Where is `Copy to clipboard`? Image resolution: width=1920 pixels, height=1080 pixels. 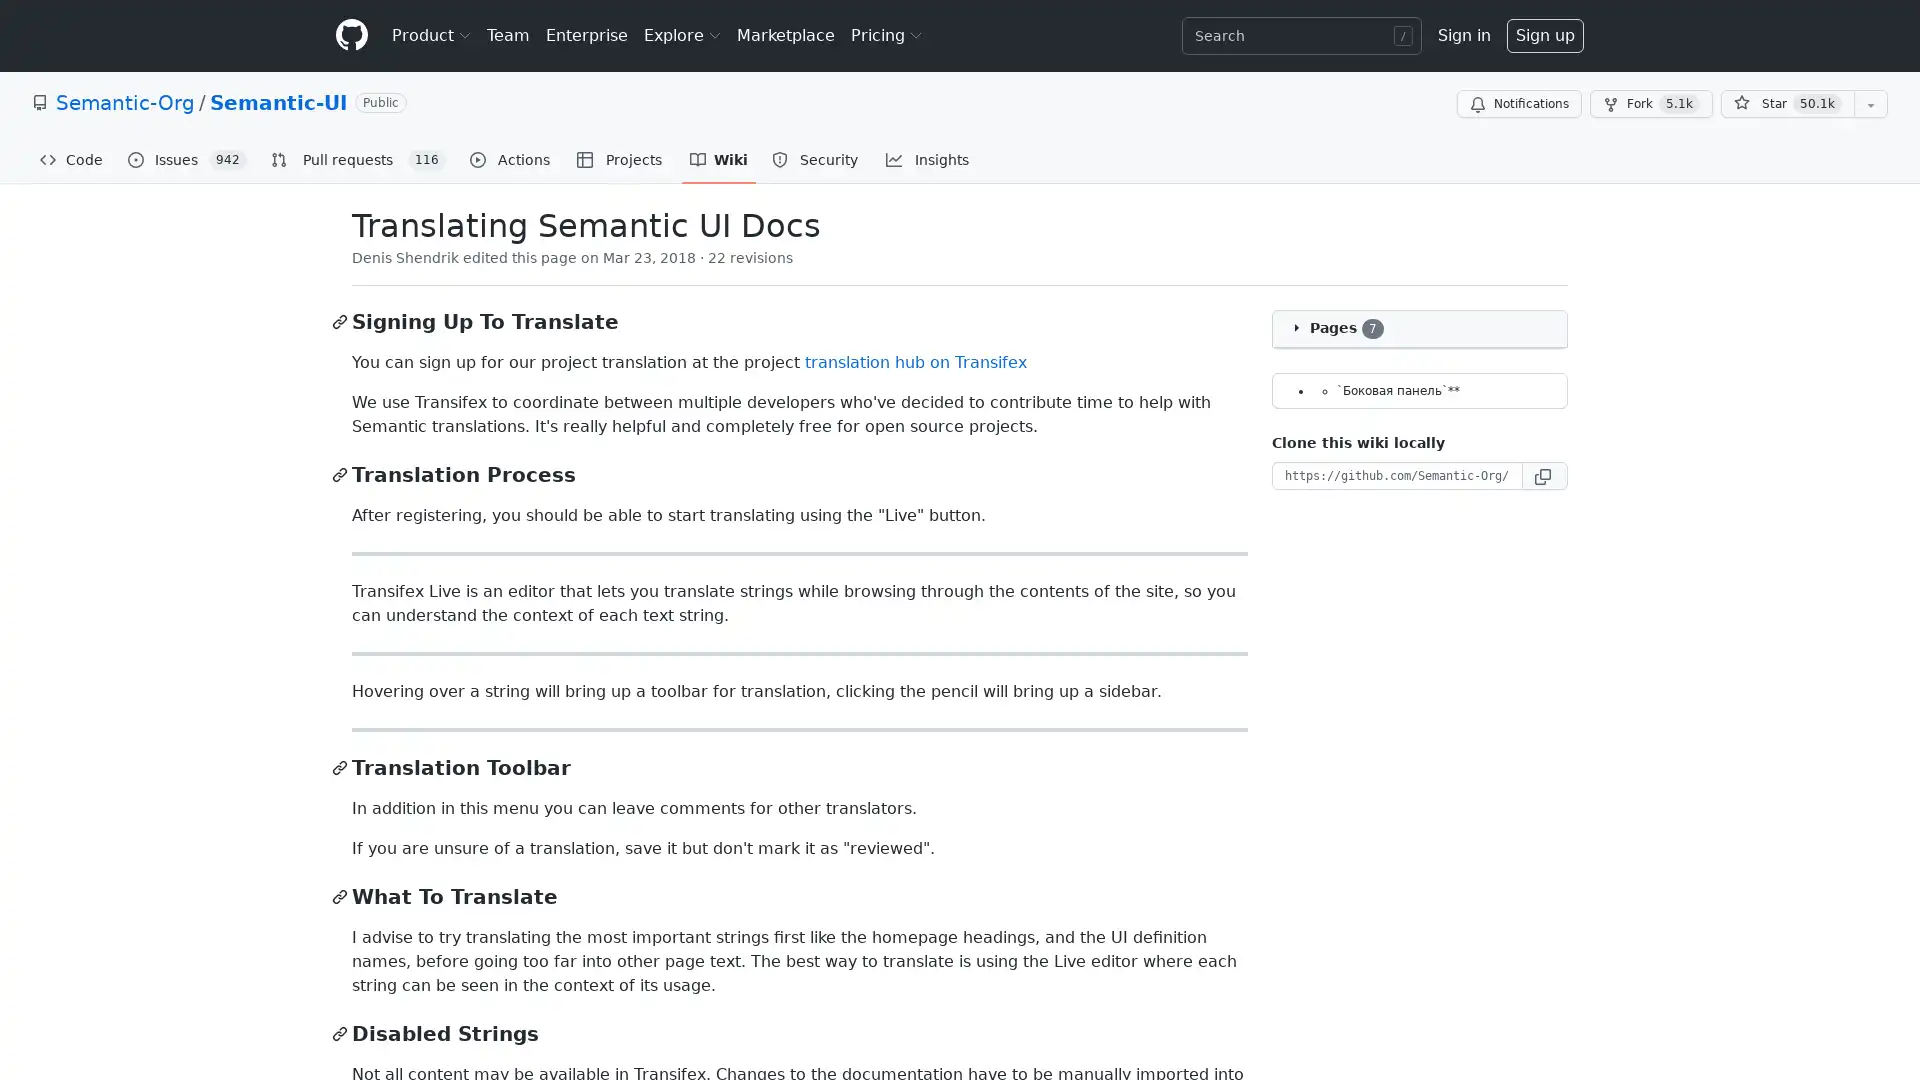 Copy to clipboard is located at coordinates (1544, 475).